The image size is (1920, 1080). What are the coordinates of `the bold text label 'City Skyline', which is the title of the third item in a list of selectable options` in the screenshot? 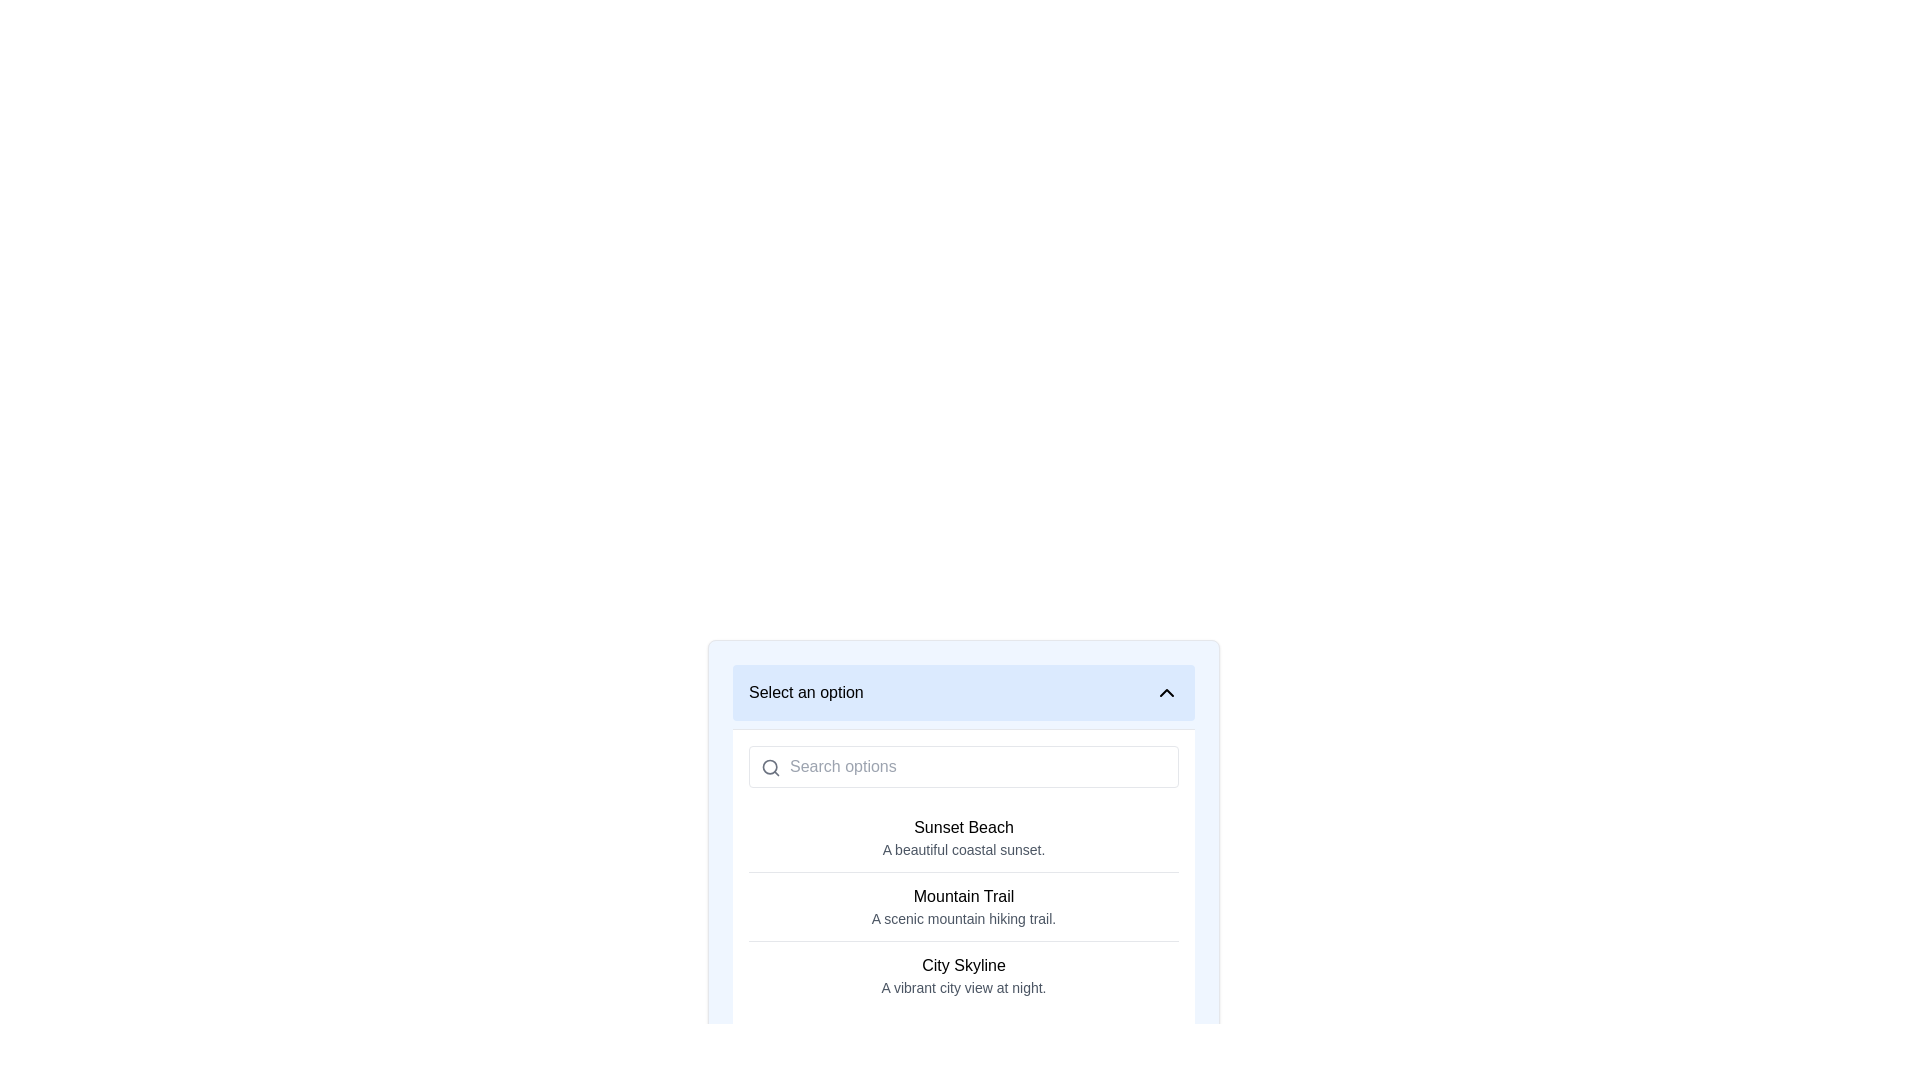 It's located at (964, 964).